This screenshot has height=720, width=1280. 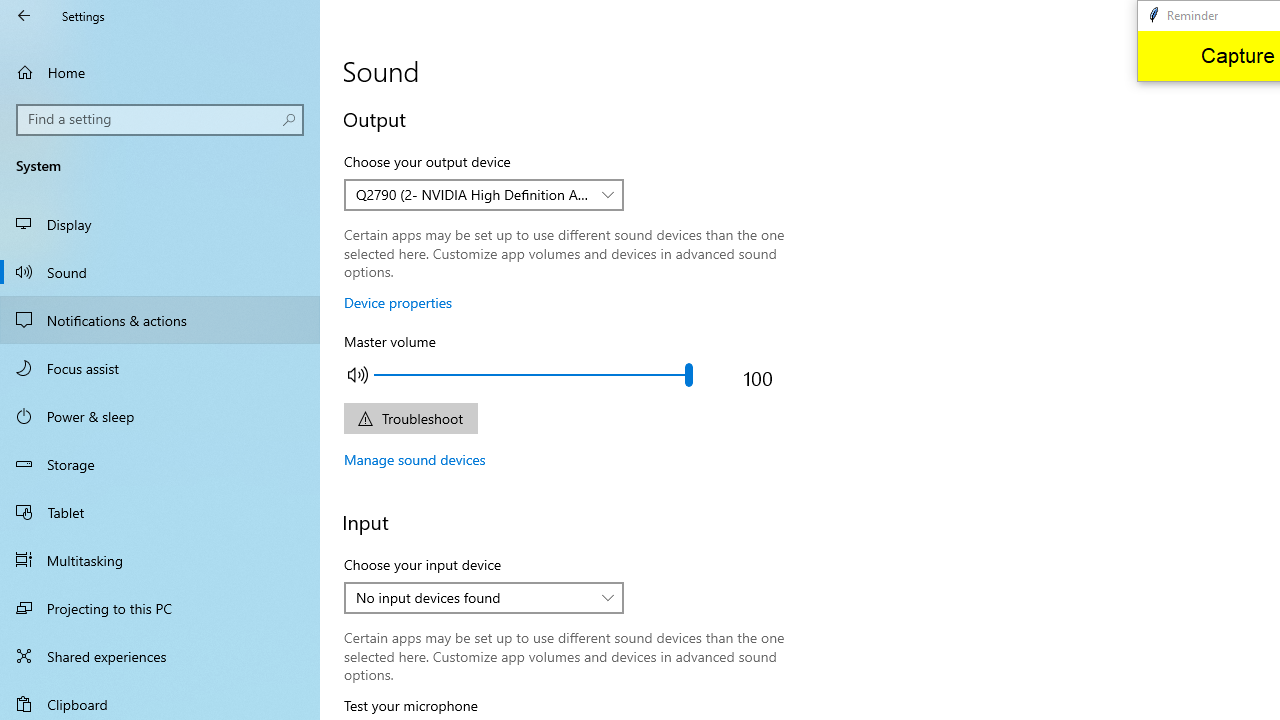 What do you see at coordinates (160, 559) in the screenshot?
I see `'Multitasking'` at bounding box center [160, 559].